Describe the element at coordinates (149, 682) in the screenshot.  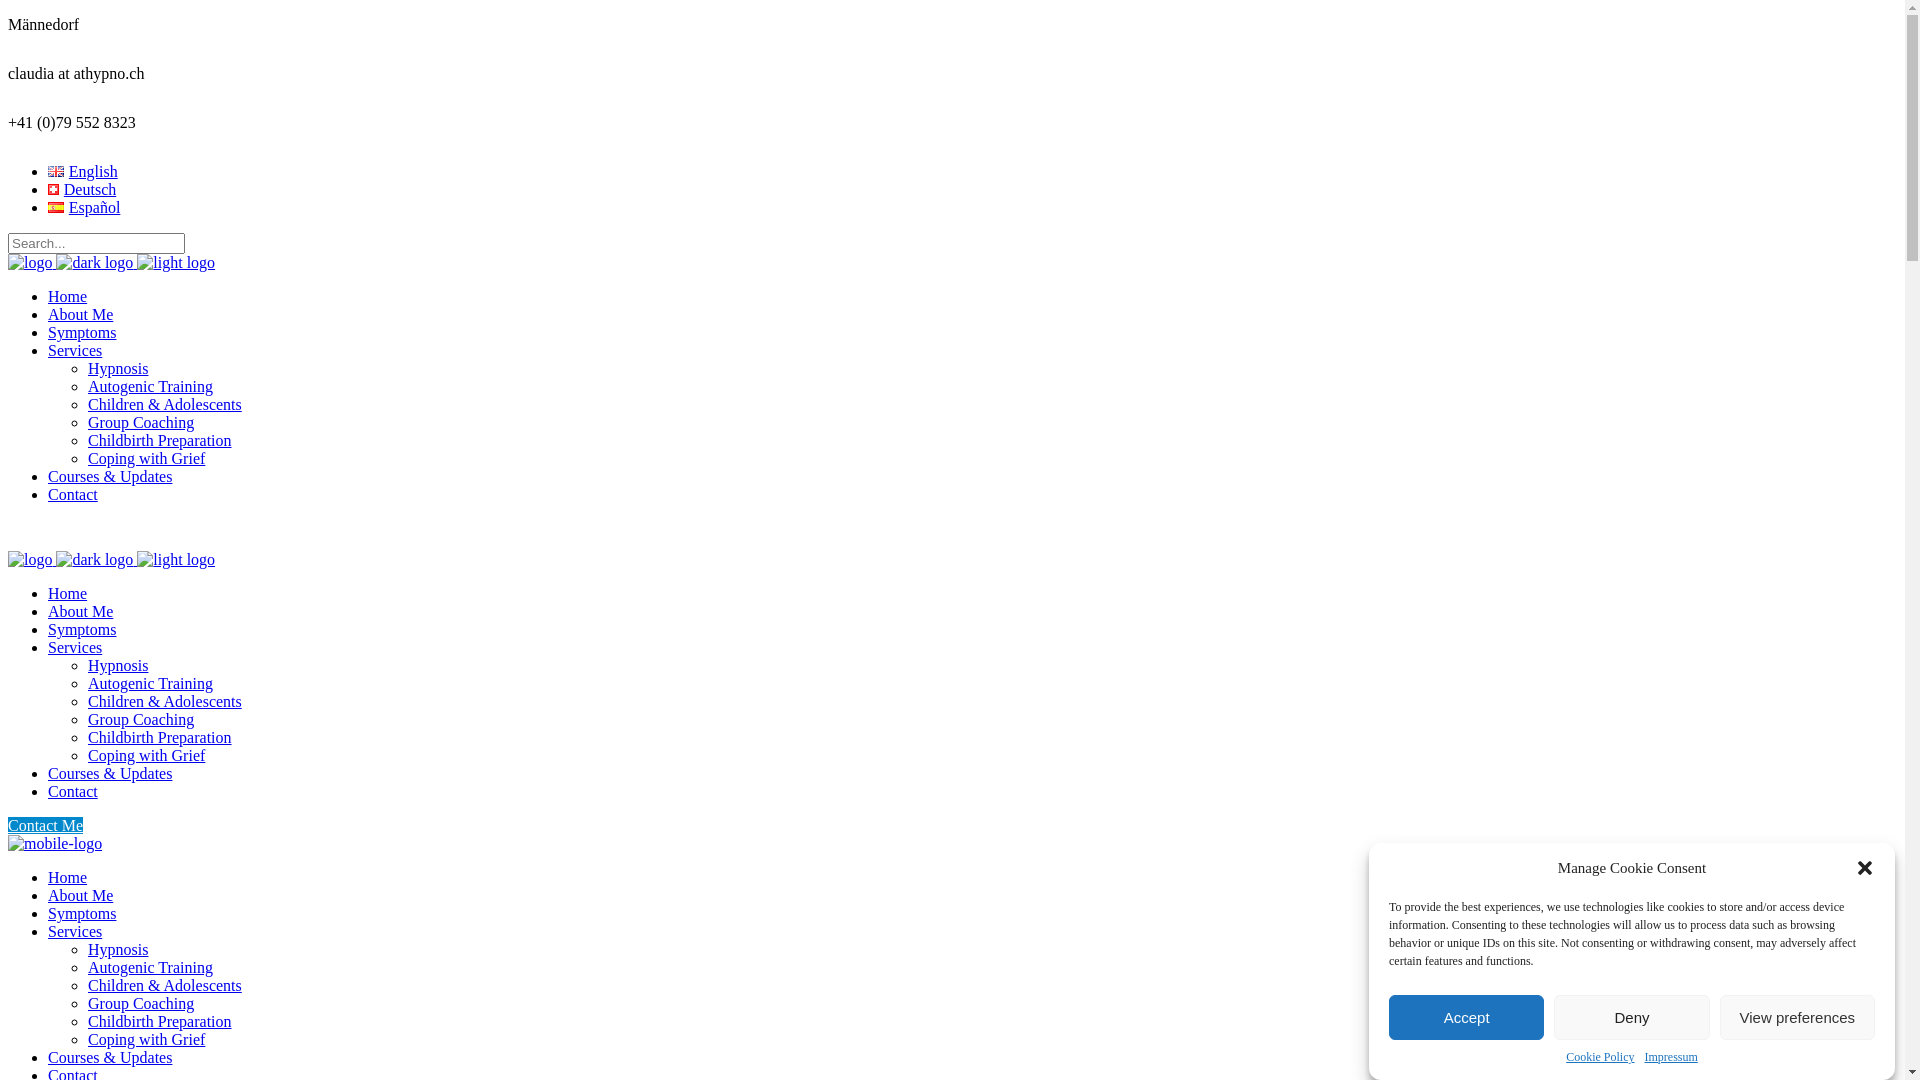
I see `'Autogenic Training'` at that location.